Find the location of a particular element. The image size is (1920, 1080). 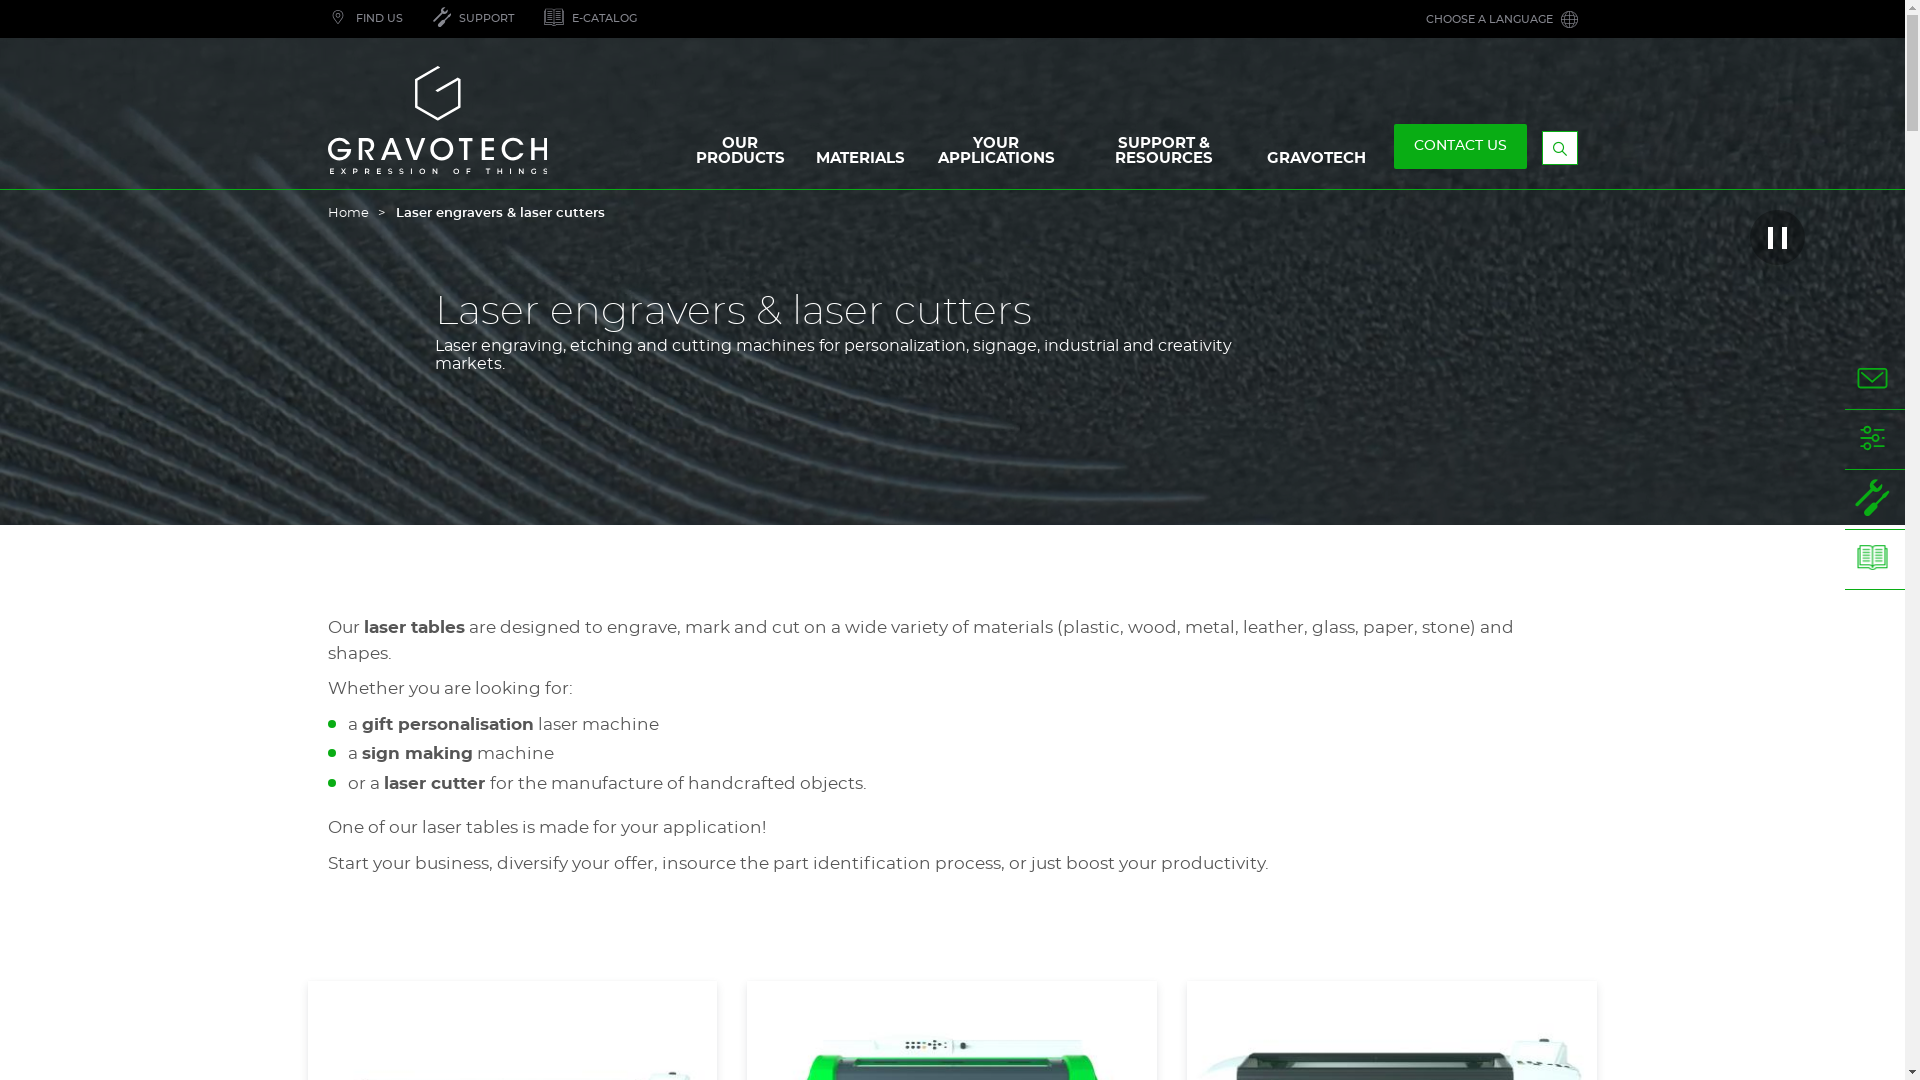

'CHOOSE A LANGUAGE' is located at coordinates (1501, 19).